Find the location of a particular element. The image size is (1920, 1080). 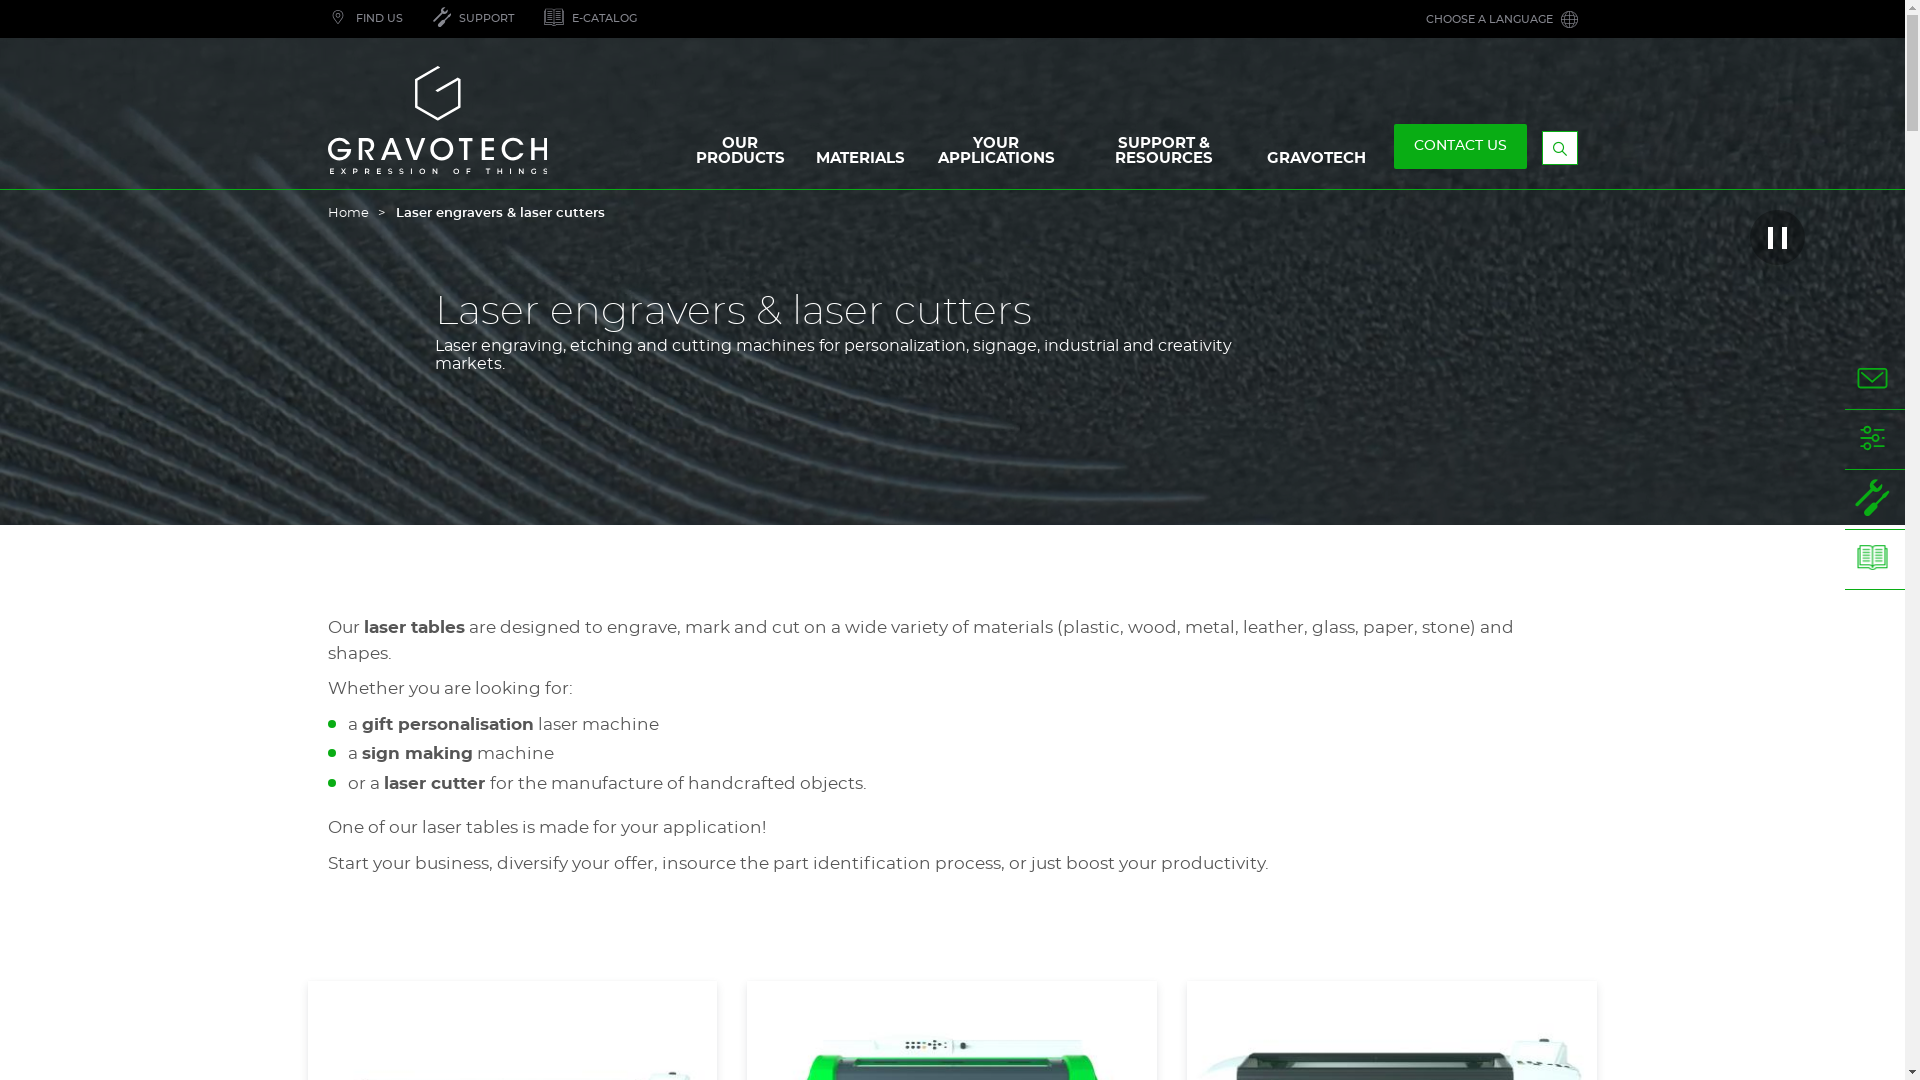

'CHOOSE A LANGUAGE' is located at coordinates (1501, 19).